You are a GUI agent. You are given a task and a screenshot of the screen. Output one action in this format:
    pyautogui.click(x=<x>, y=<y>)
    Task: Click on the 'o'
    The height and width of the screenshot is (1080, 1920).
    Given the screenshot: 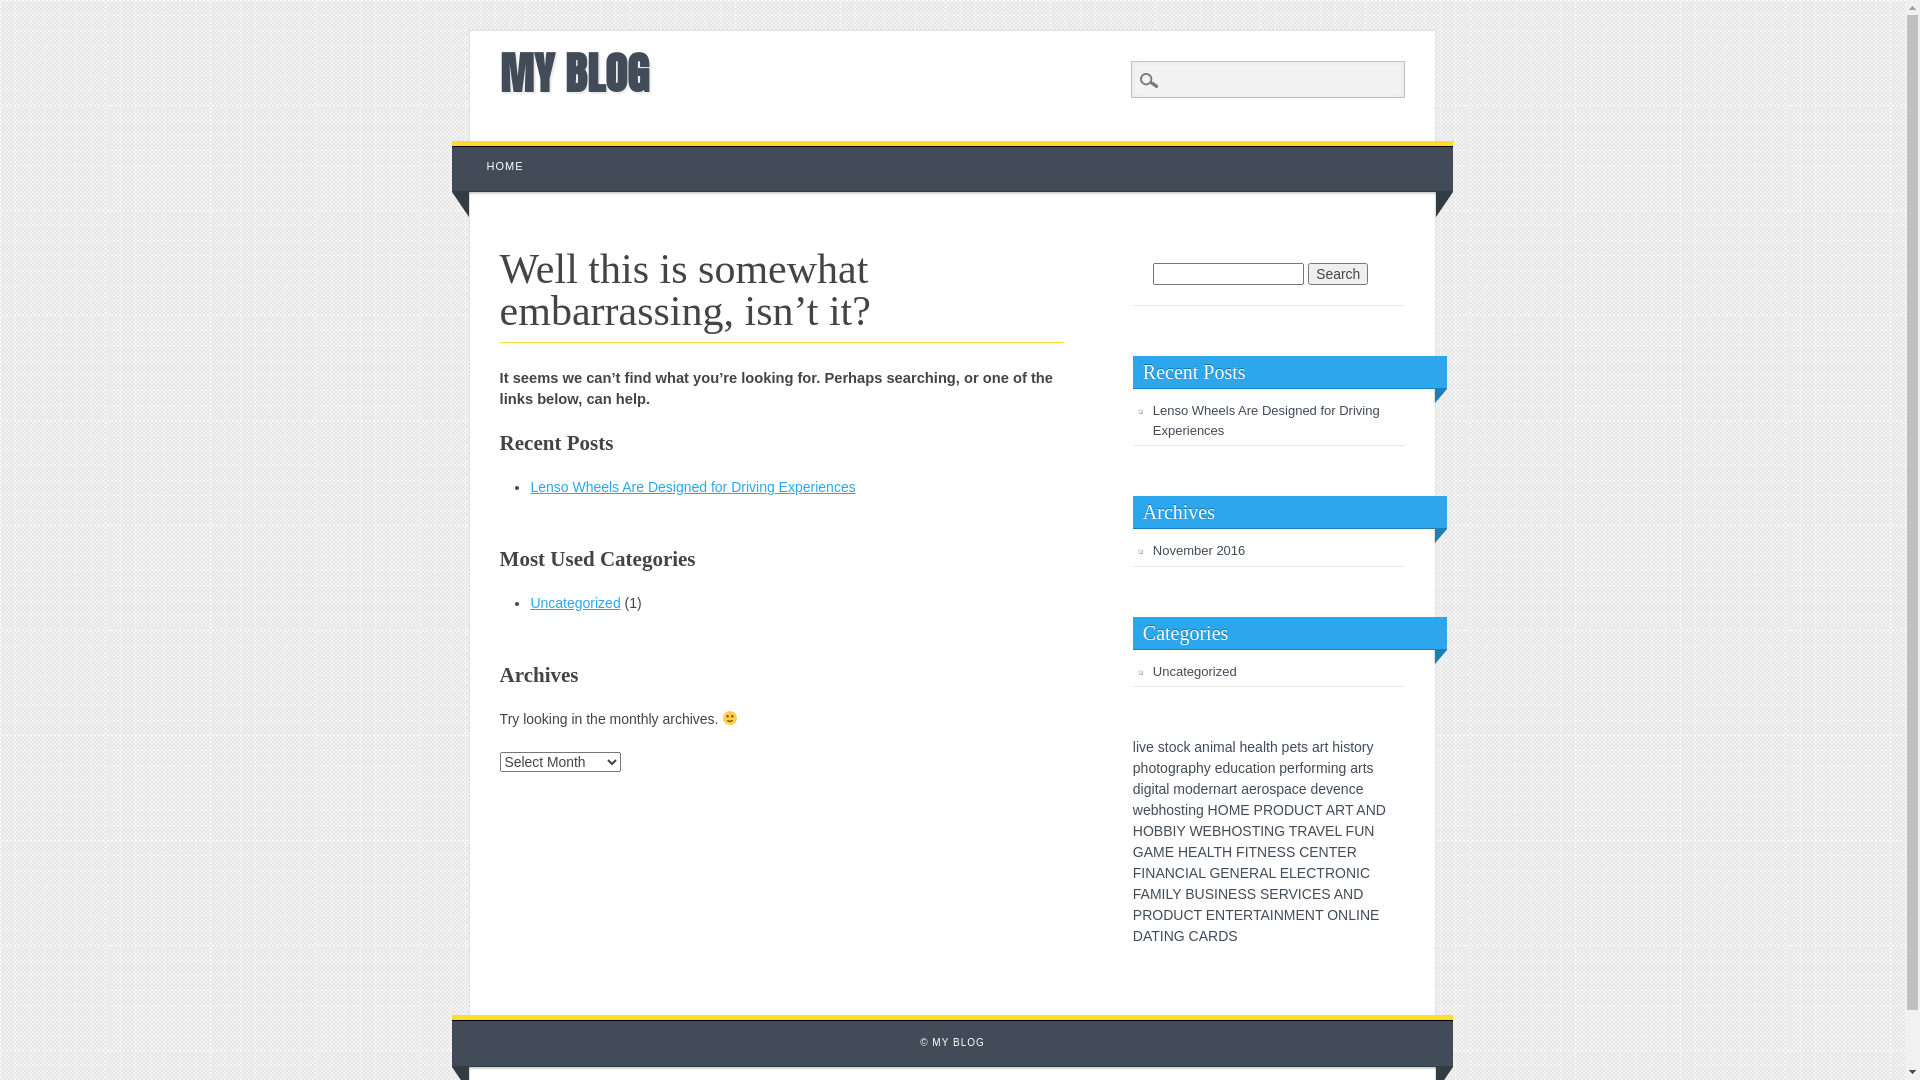 What is the action you would take?
    pyautogui.click(x=1166, y=810)
    